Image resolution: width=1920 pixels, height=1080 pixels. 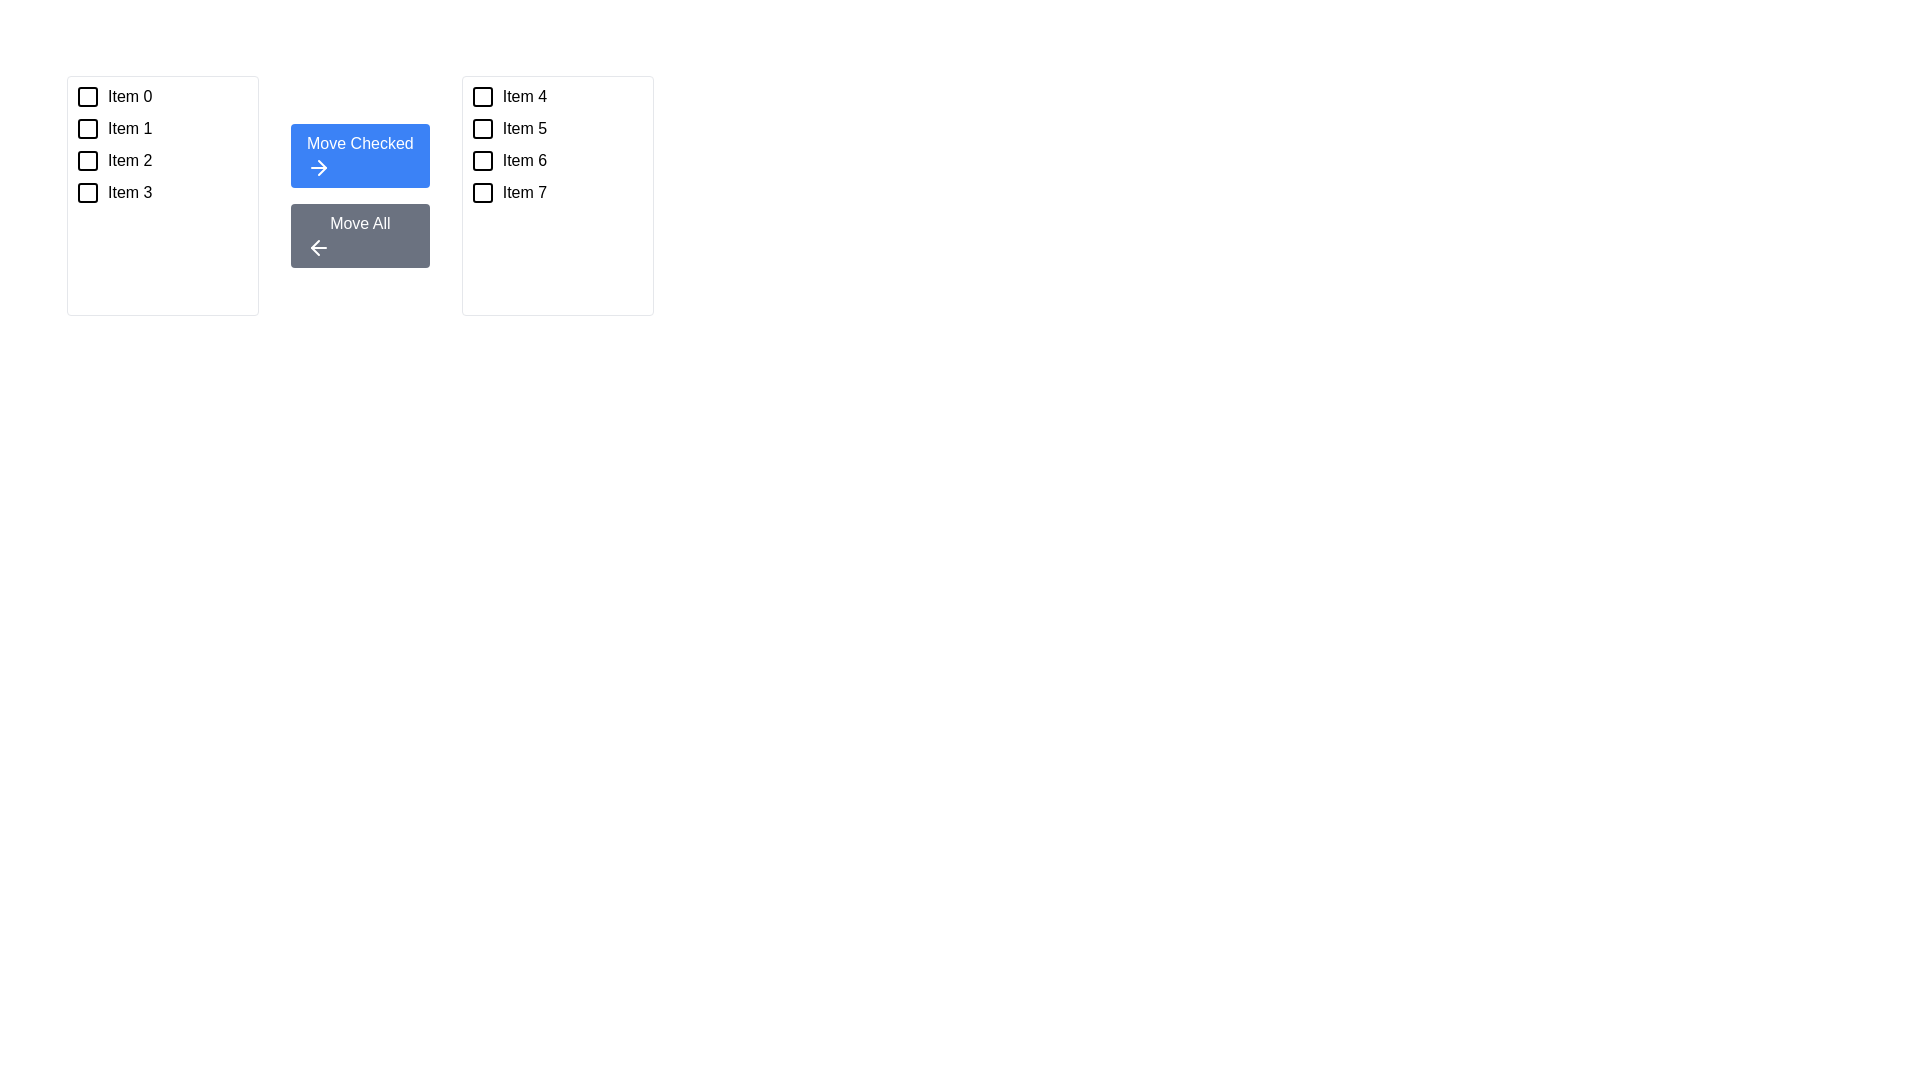 I want to click on the leftward arrow icon located inside the 'Move All' button at the bottom center of the layout, so click(x=317, y=246).